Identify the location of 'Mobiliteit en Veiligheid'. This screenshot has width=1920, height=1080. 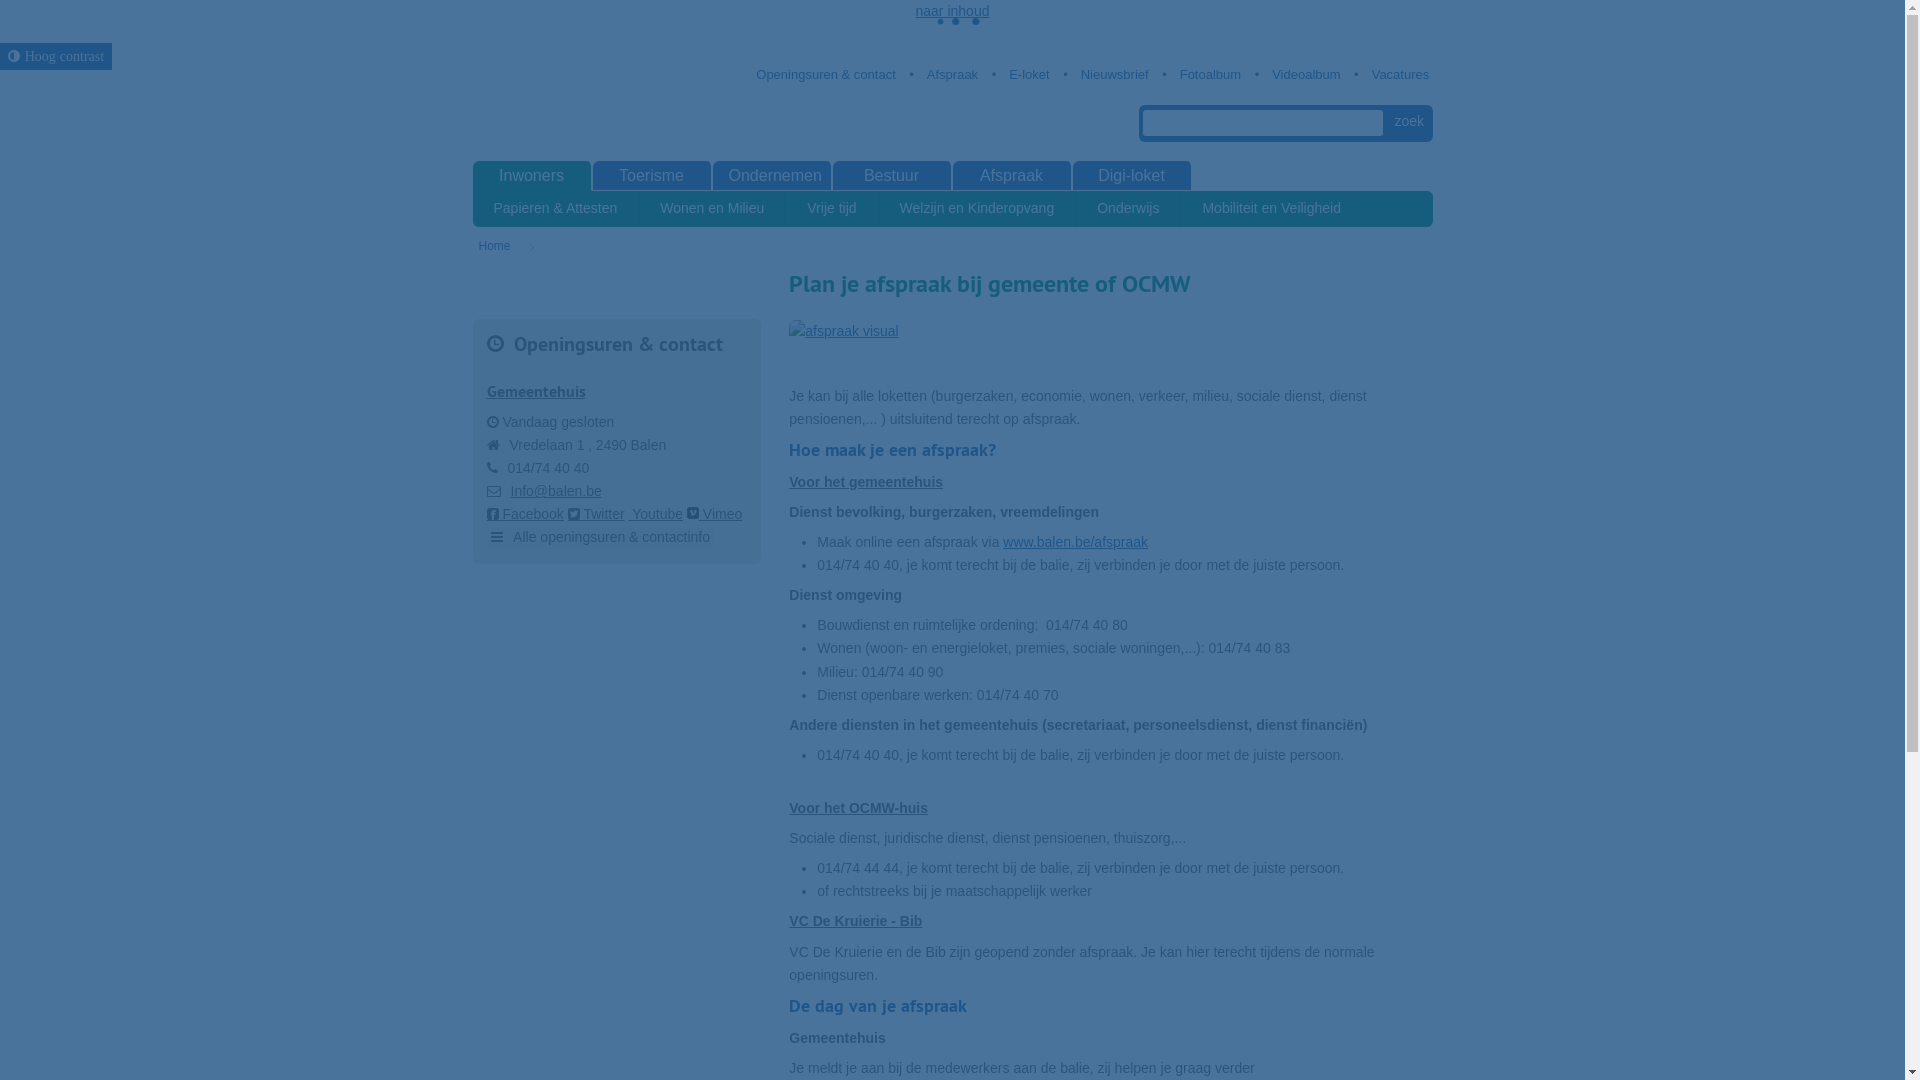
(1180, 208).